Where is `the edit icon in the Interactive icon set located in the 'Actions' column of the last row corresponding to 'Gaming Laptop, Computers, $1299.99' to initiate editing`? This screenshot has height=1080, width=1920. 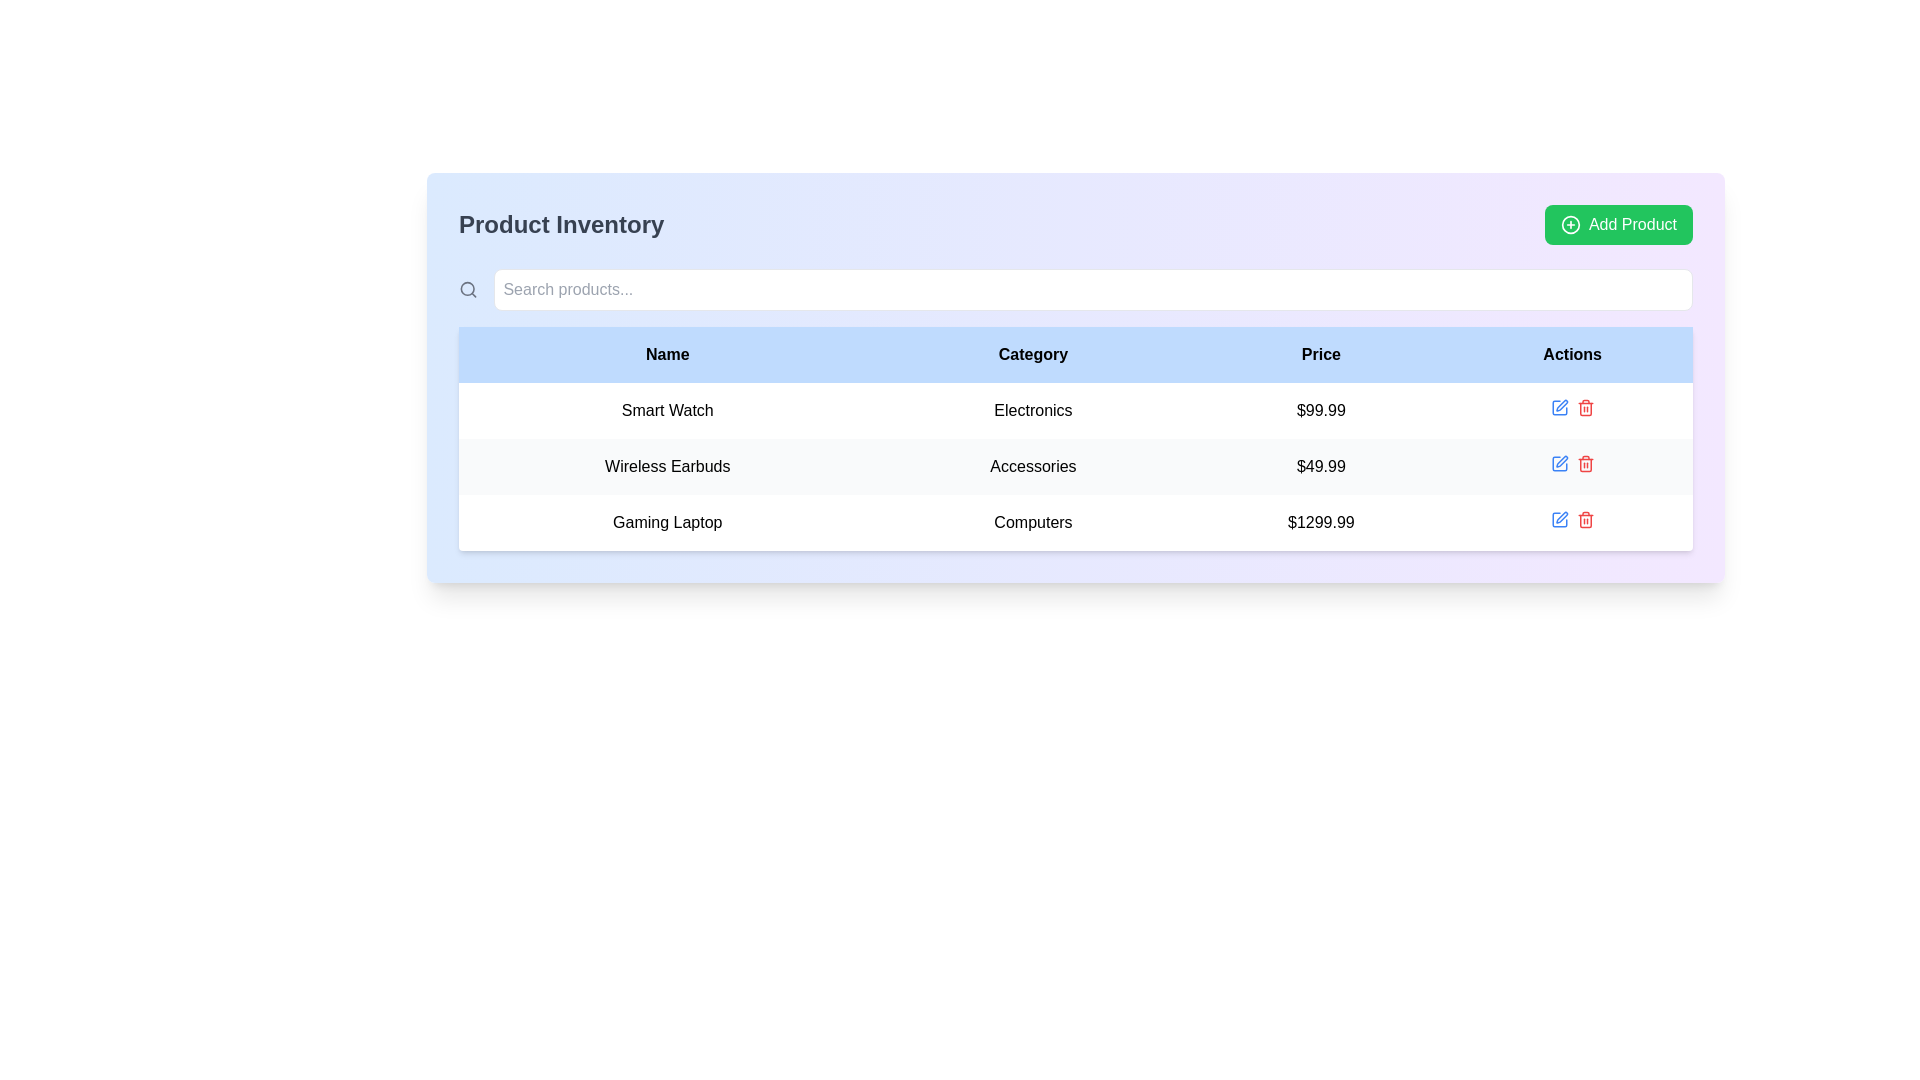
the edit icon in the Interactive icon set located in the 'Actions' column of the last row corresponding to 'Gaming Laptop, Computers, $1299.99' to initiate editing is located at coordinates (1571, 519).